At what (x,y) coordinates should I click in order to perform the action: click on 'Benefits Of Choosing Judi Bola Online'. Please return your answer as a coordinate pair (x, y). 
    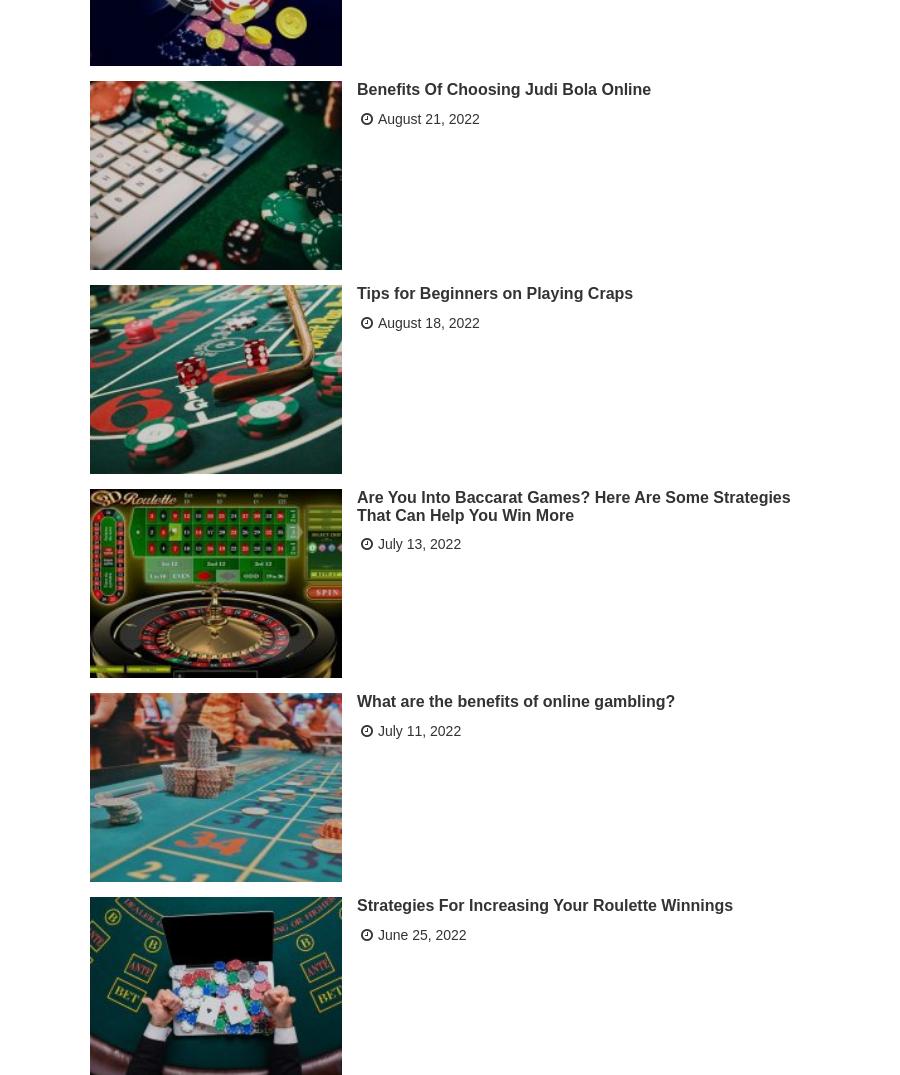
    Looking at the image, I should click on (503, 88).